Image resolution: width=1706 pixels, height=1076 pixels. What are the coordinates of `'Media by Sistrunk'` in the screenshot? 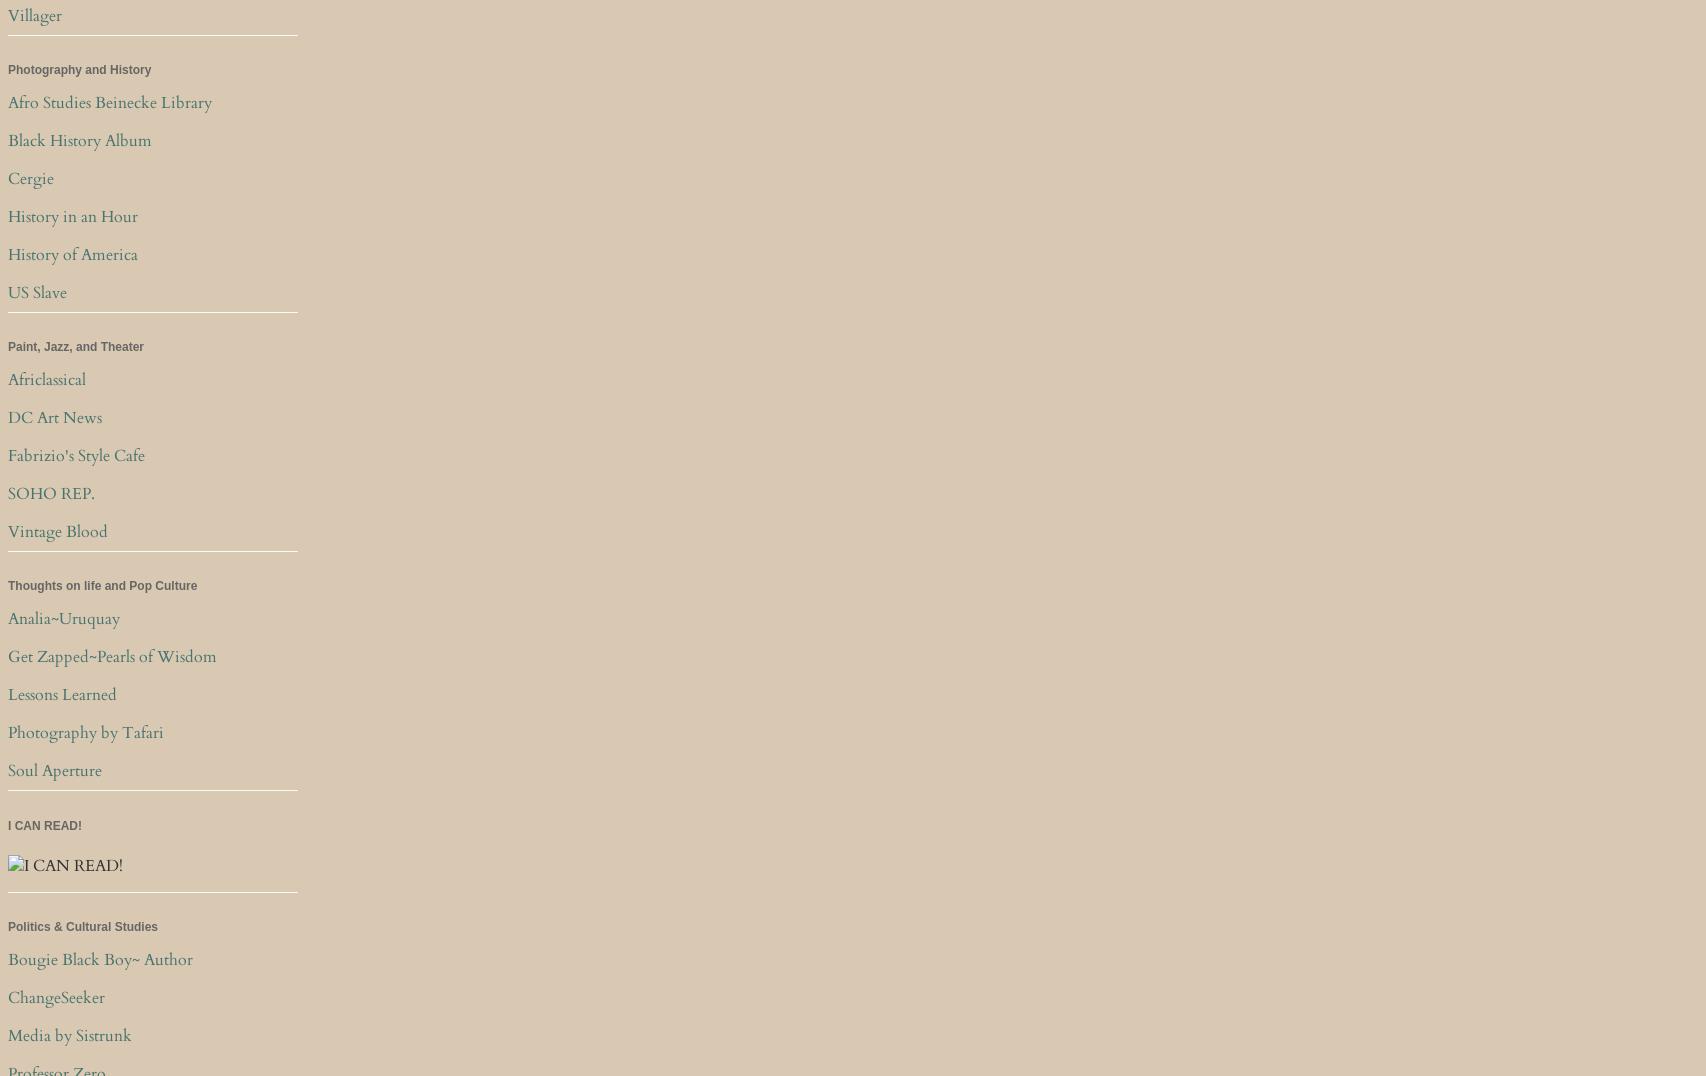 It's located at (69, 1035).